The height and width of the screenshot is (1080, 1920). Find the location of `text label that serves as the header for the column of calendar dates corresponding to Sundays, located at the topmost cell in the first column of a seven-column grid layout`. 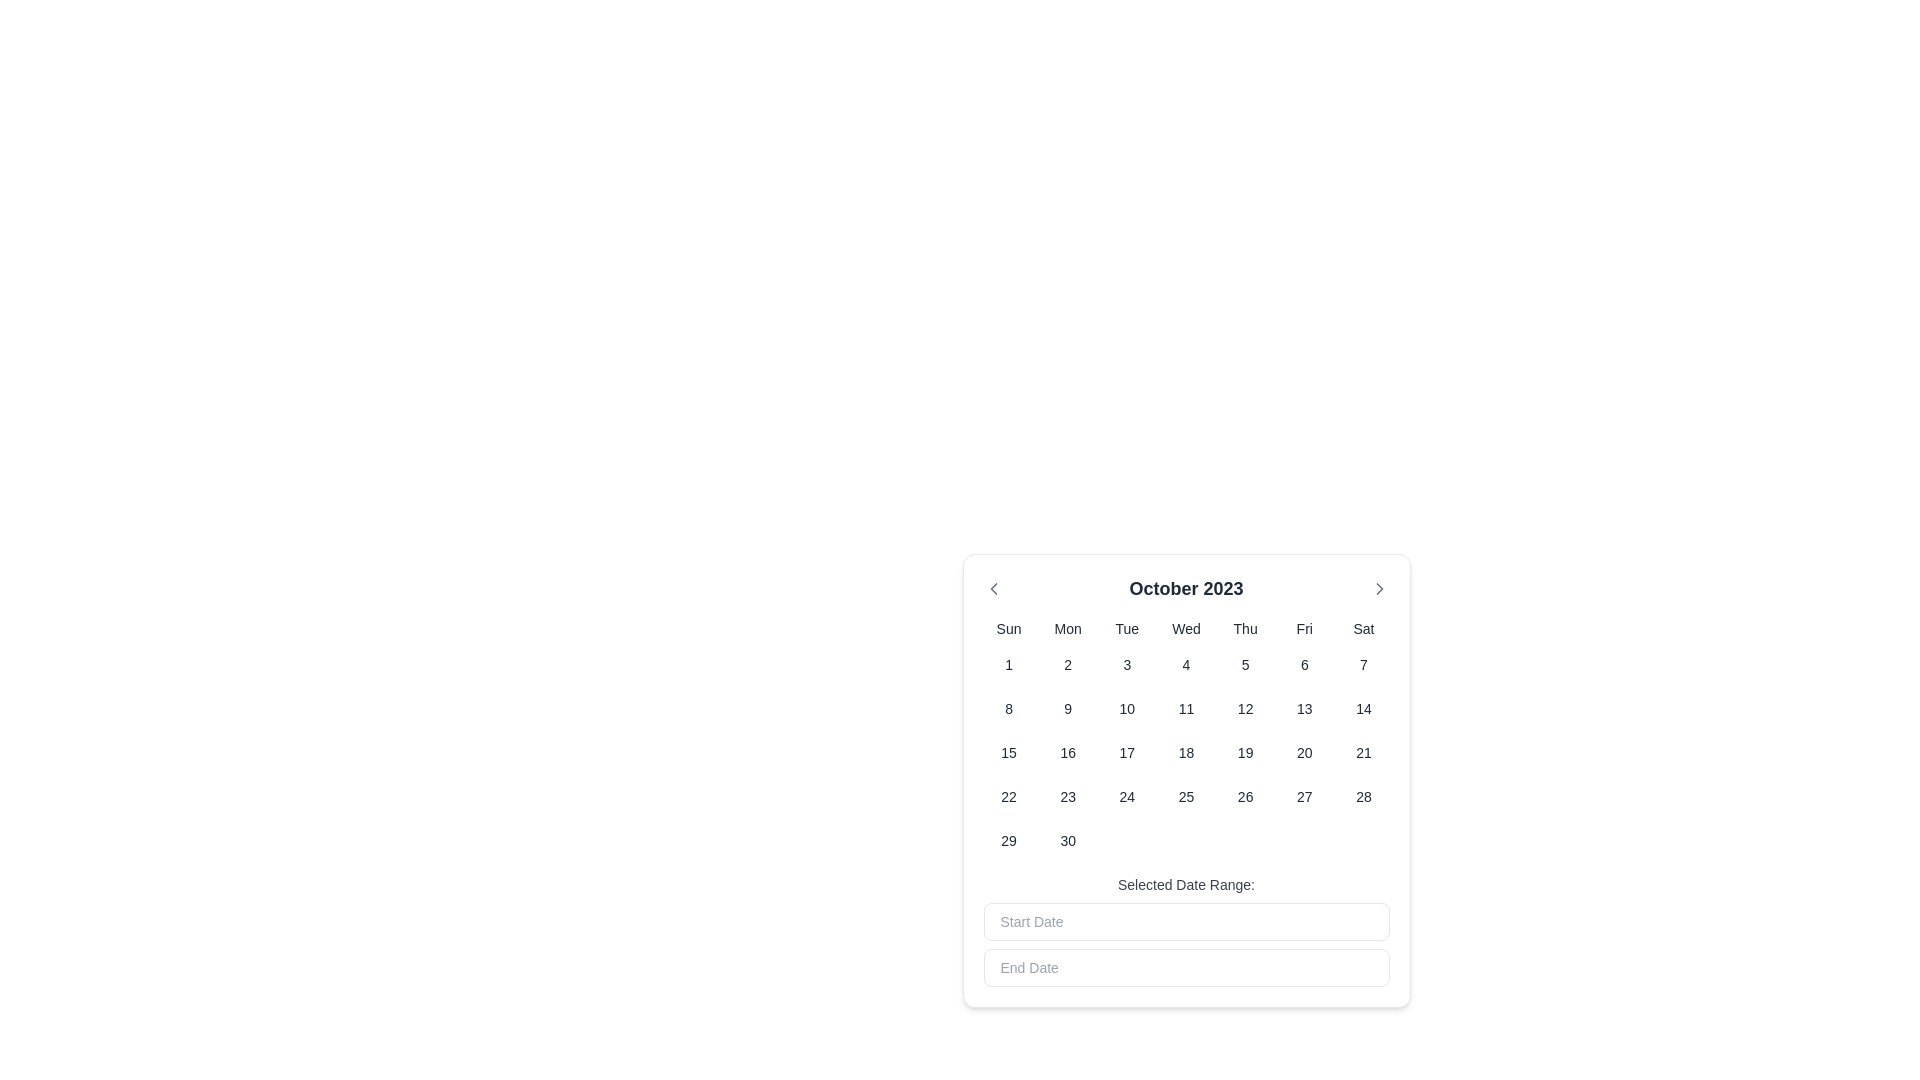

text label that serves as the header for the column of calendar dates corresponding to Sundays, located at the topmost cell in the first column of a seven-column grid layout is located at coordinates (1009, 627).